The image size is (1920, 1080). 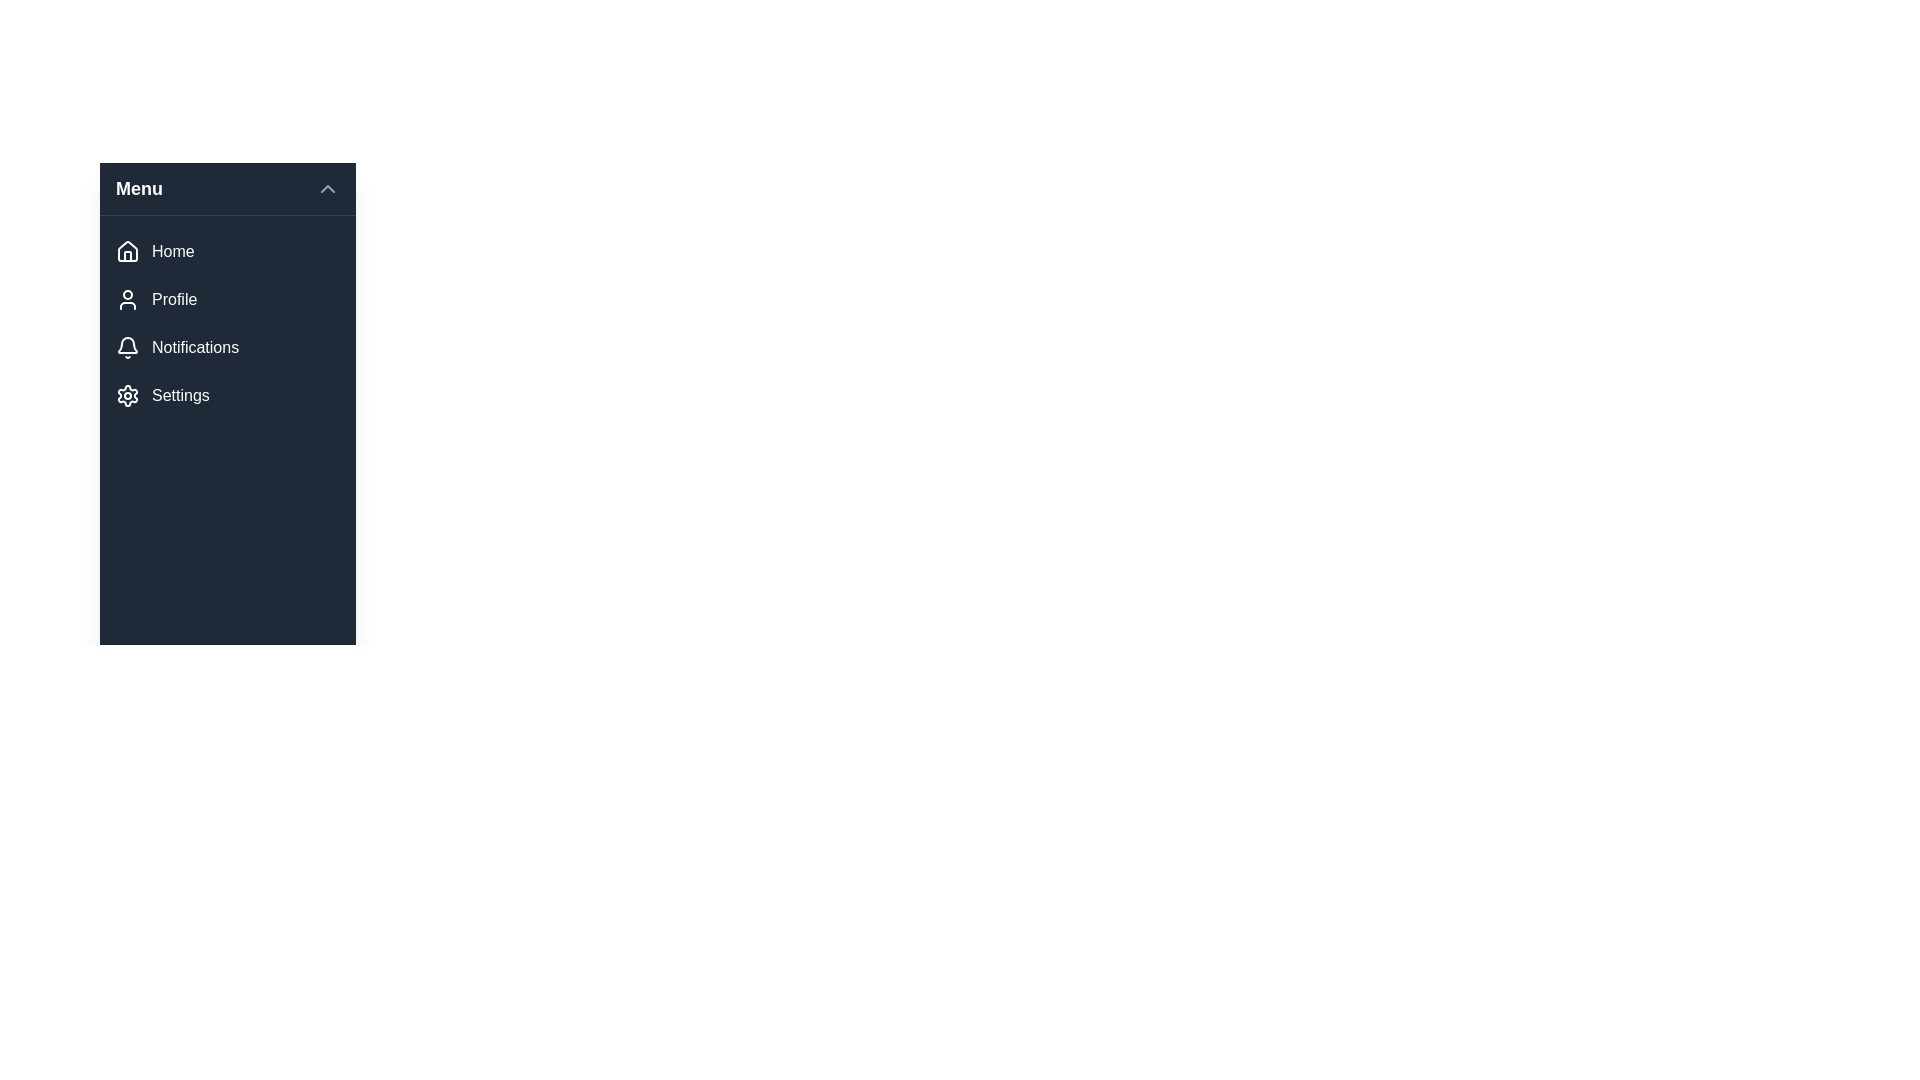 What do you see at coordinates (227, 300) in the screenshot?
I see `the second item` at bounding box center [227, 300].